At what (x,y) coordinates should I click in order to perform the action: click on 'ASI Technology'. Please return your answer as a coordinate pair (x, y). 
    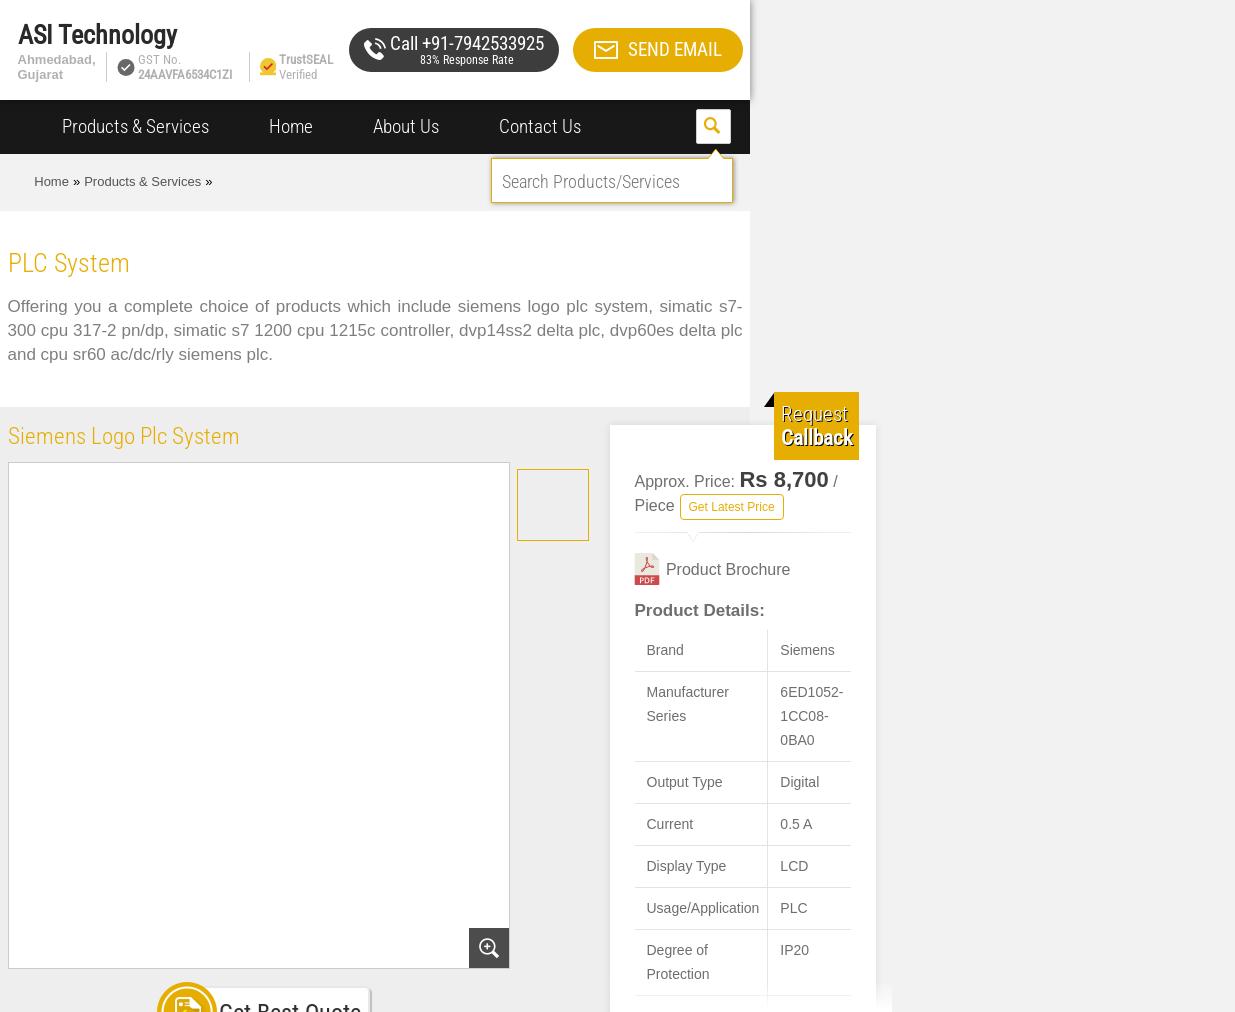
    Looking at the image, I should click on (16, 34).